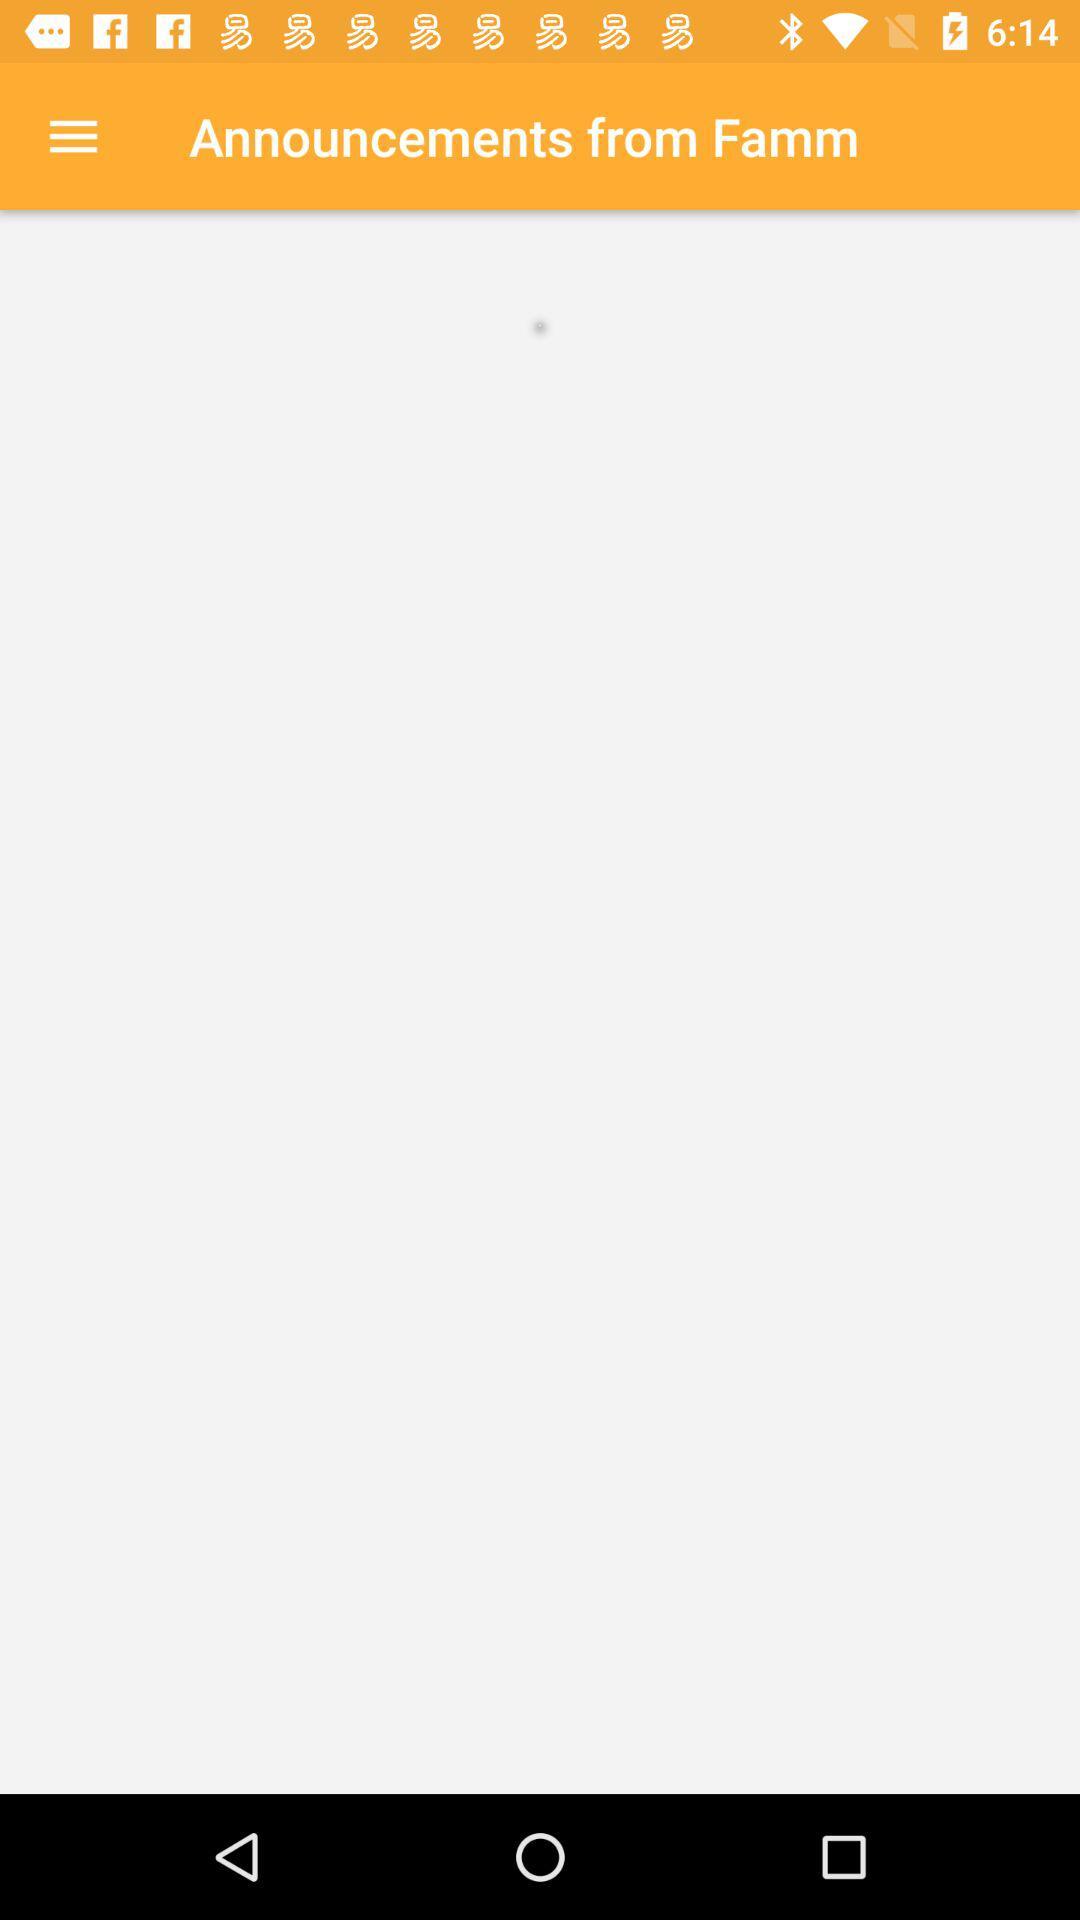 This screenshot has width=1080, height=1920. What do you see at coordinates (72, 135) in the screenshot?
I see `icon to the left of the announcements from famm icon` at bounding box center [72, 135].